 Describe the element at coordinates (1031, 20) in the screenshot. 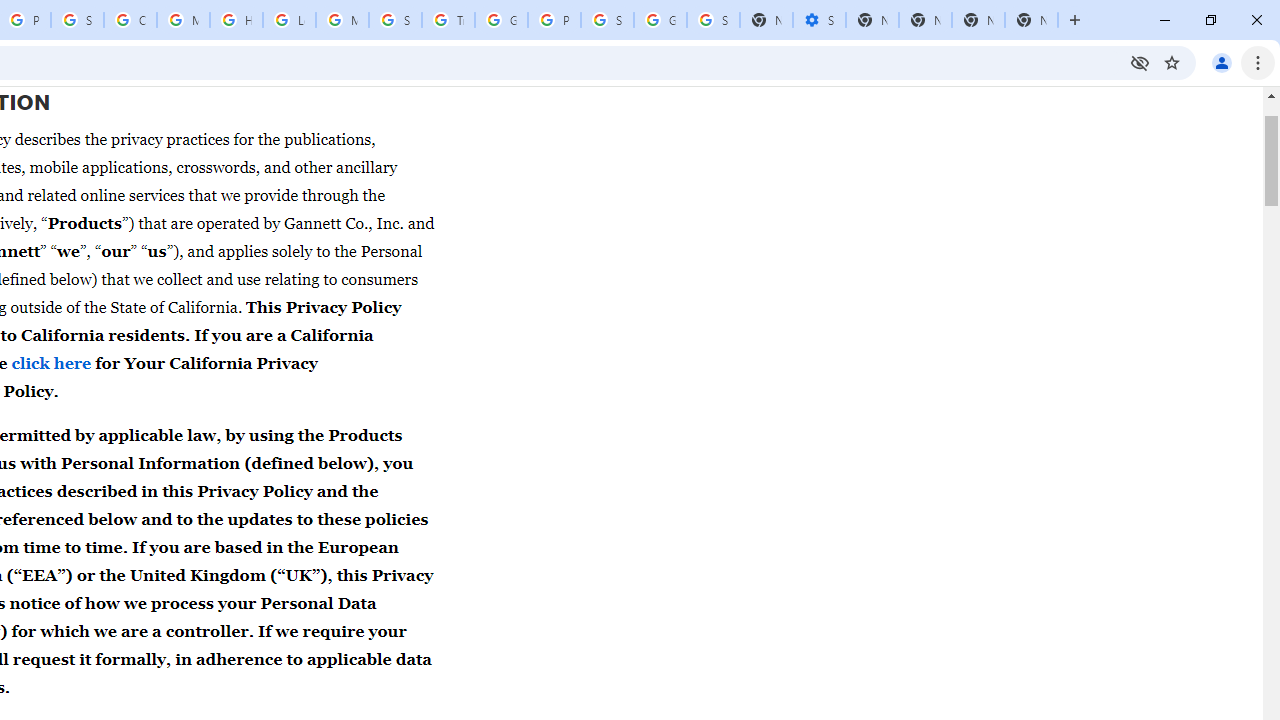

I see `'New Tab'` at that location.